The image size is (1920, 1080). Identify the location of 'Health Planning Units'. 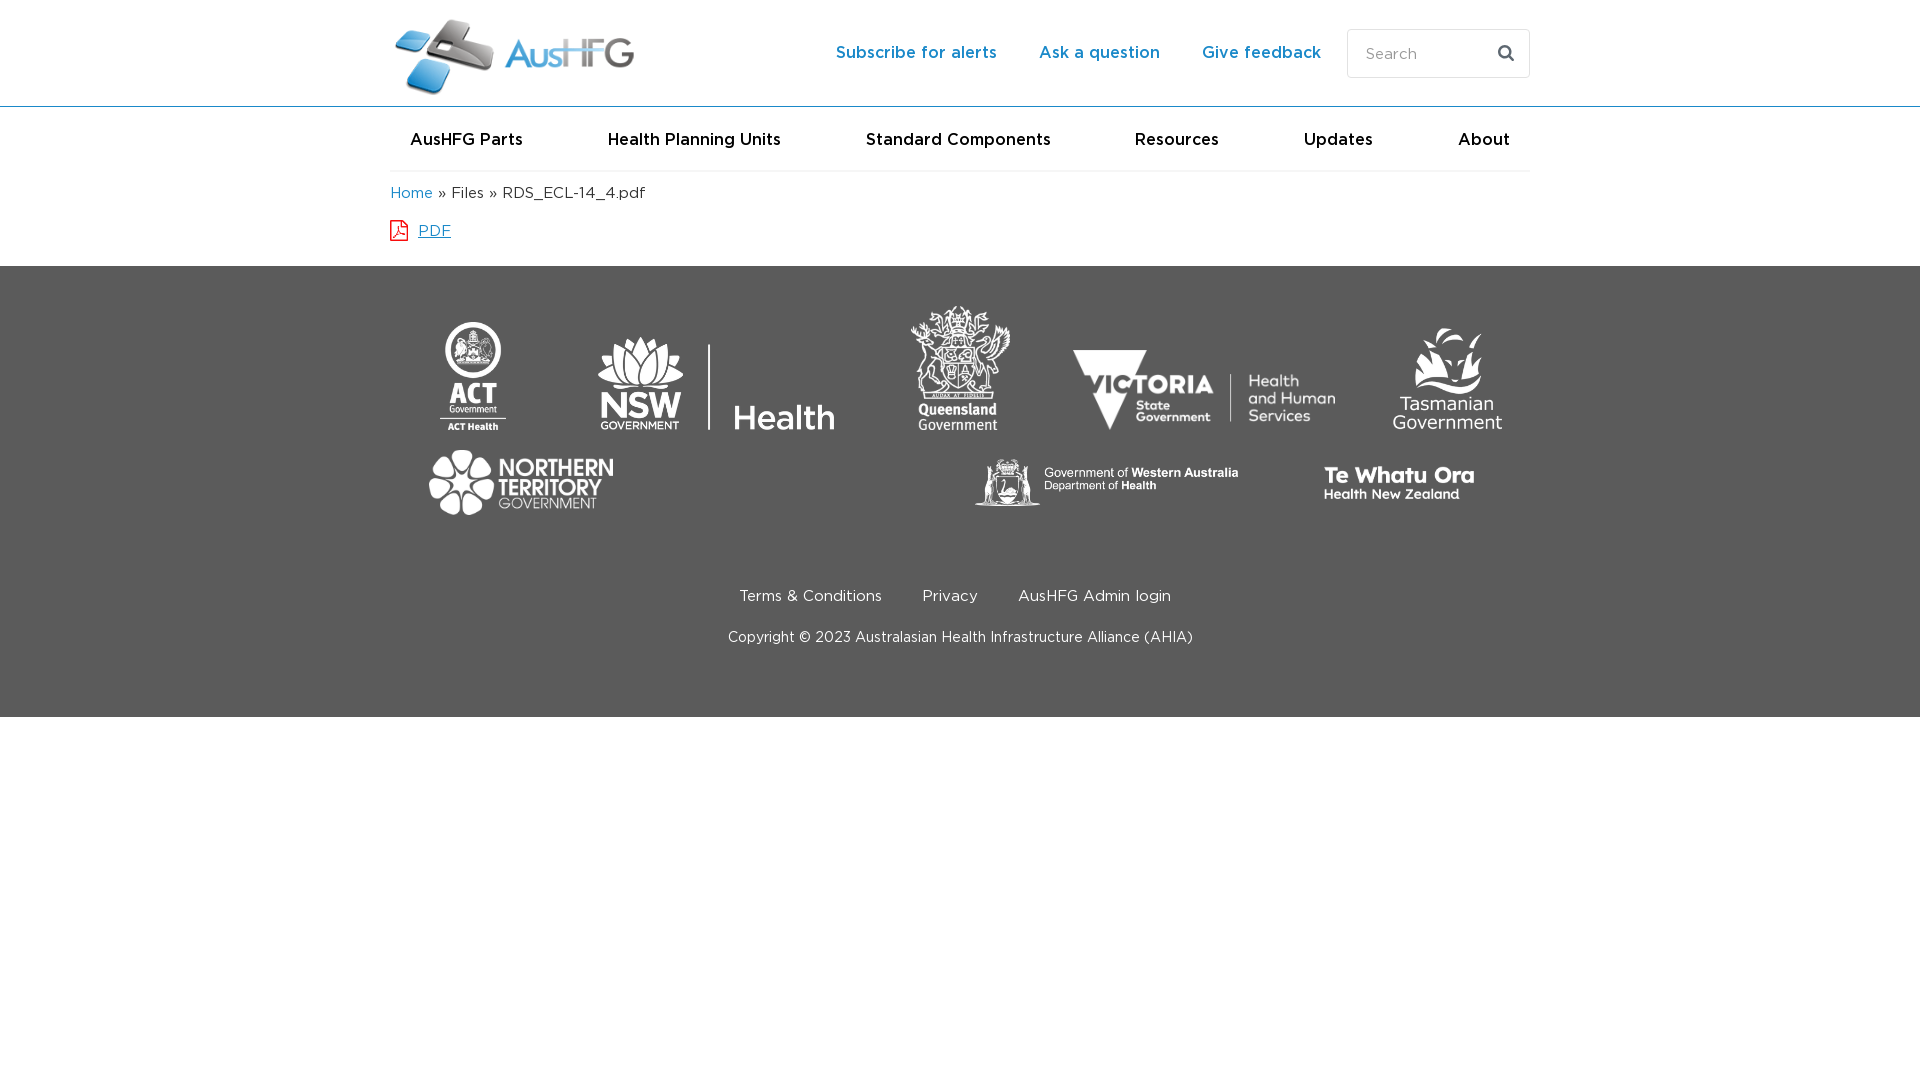
(587, 138).